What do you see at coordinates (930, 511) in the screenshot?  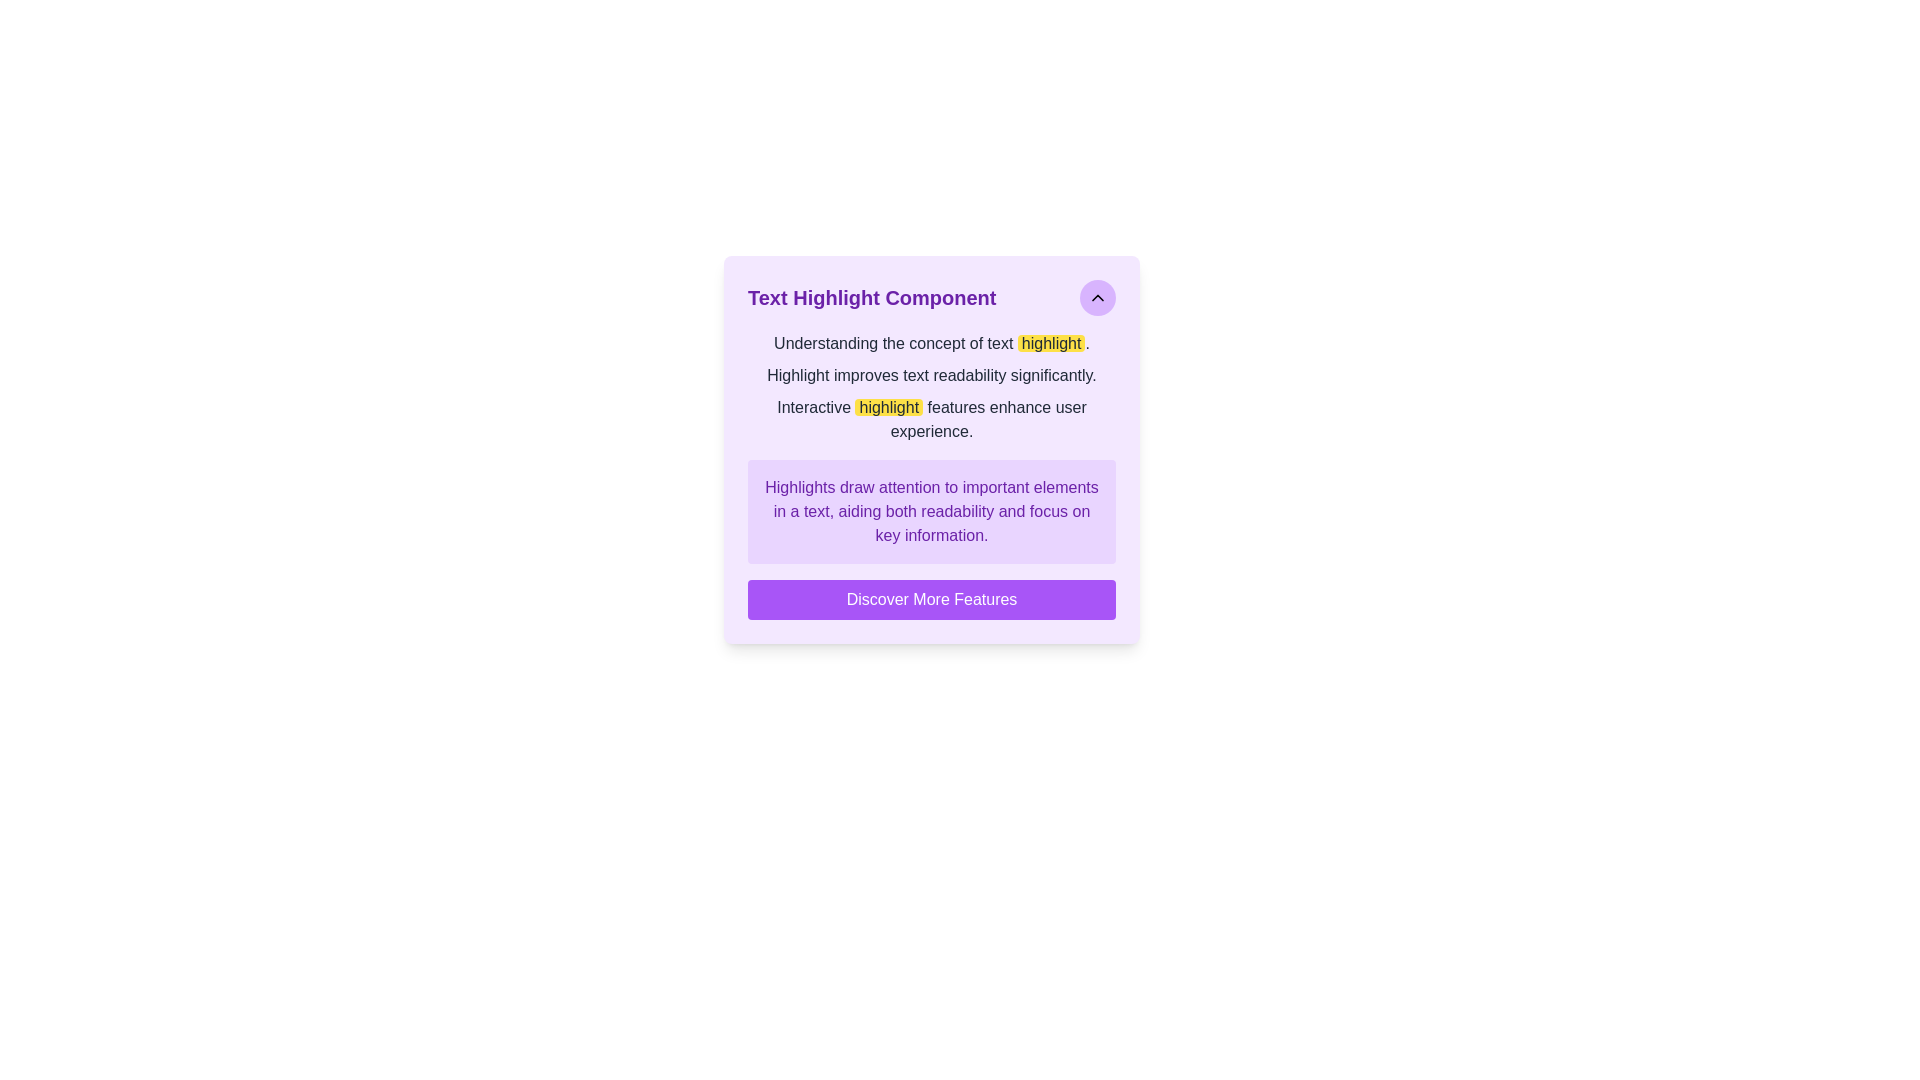 I see `the text block that has a purple background and contains important information about highlights aiding readability` at bounding box center [930, 511].